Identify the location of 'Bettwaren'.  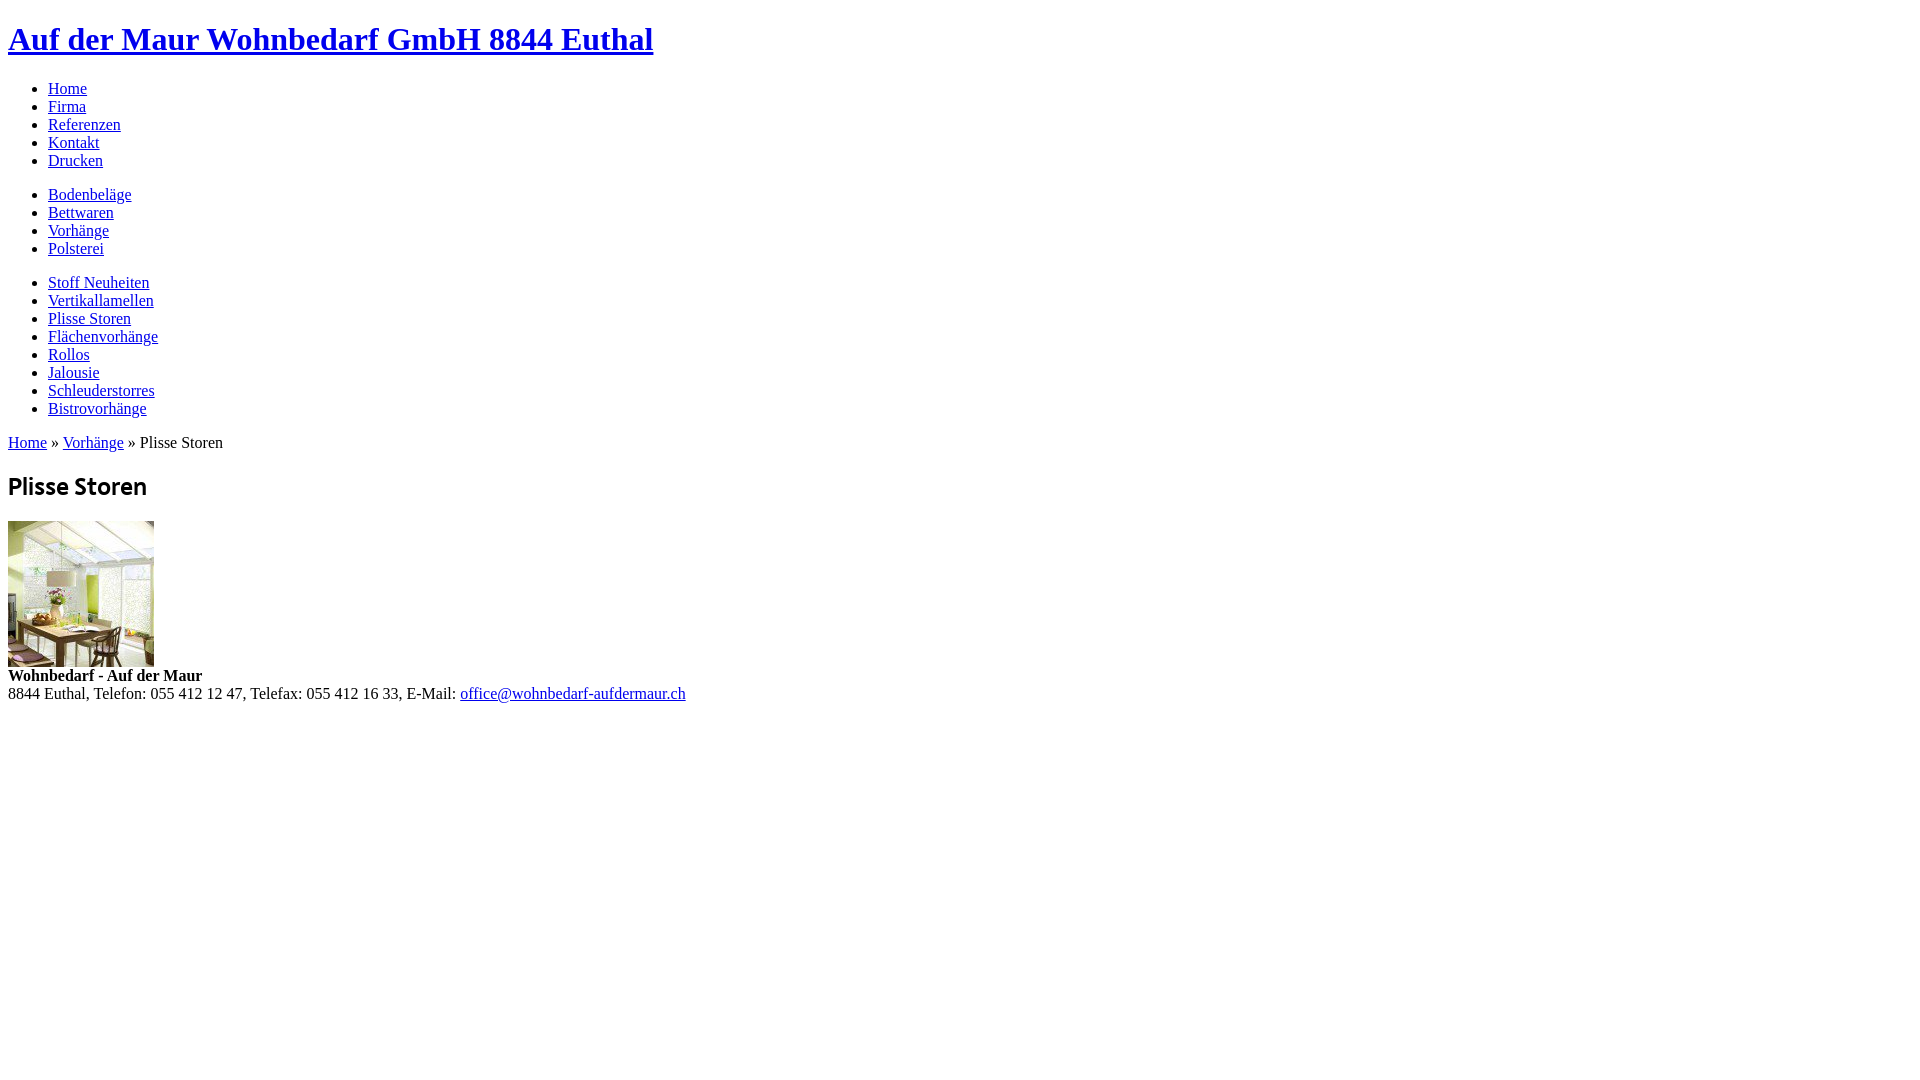
(80, 212).